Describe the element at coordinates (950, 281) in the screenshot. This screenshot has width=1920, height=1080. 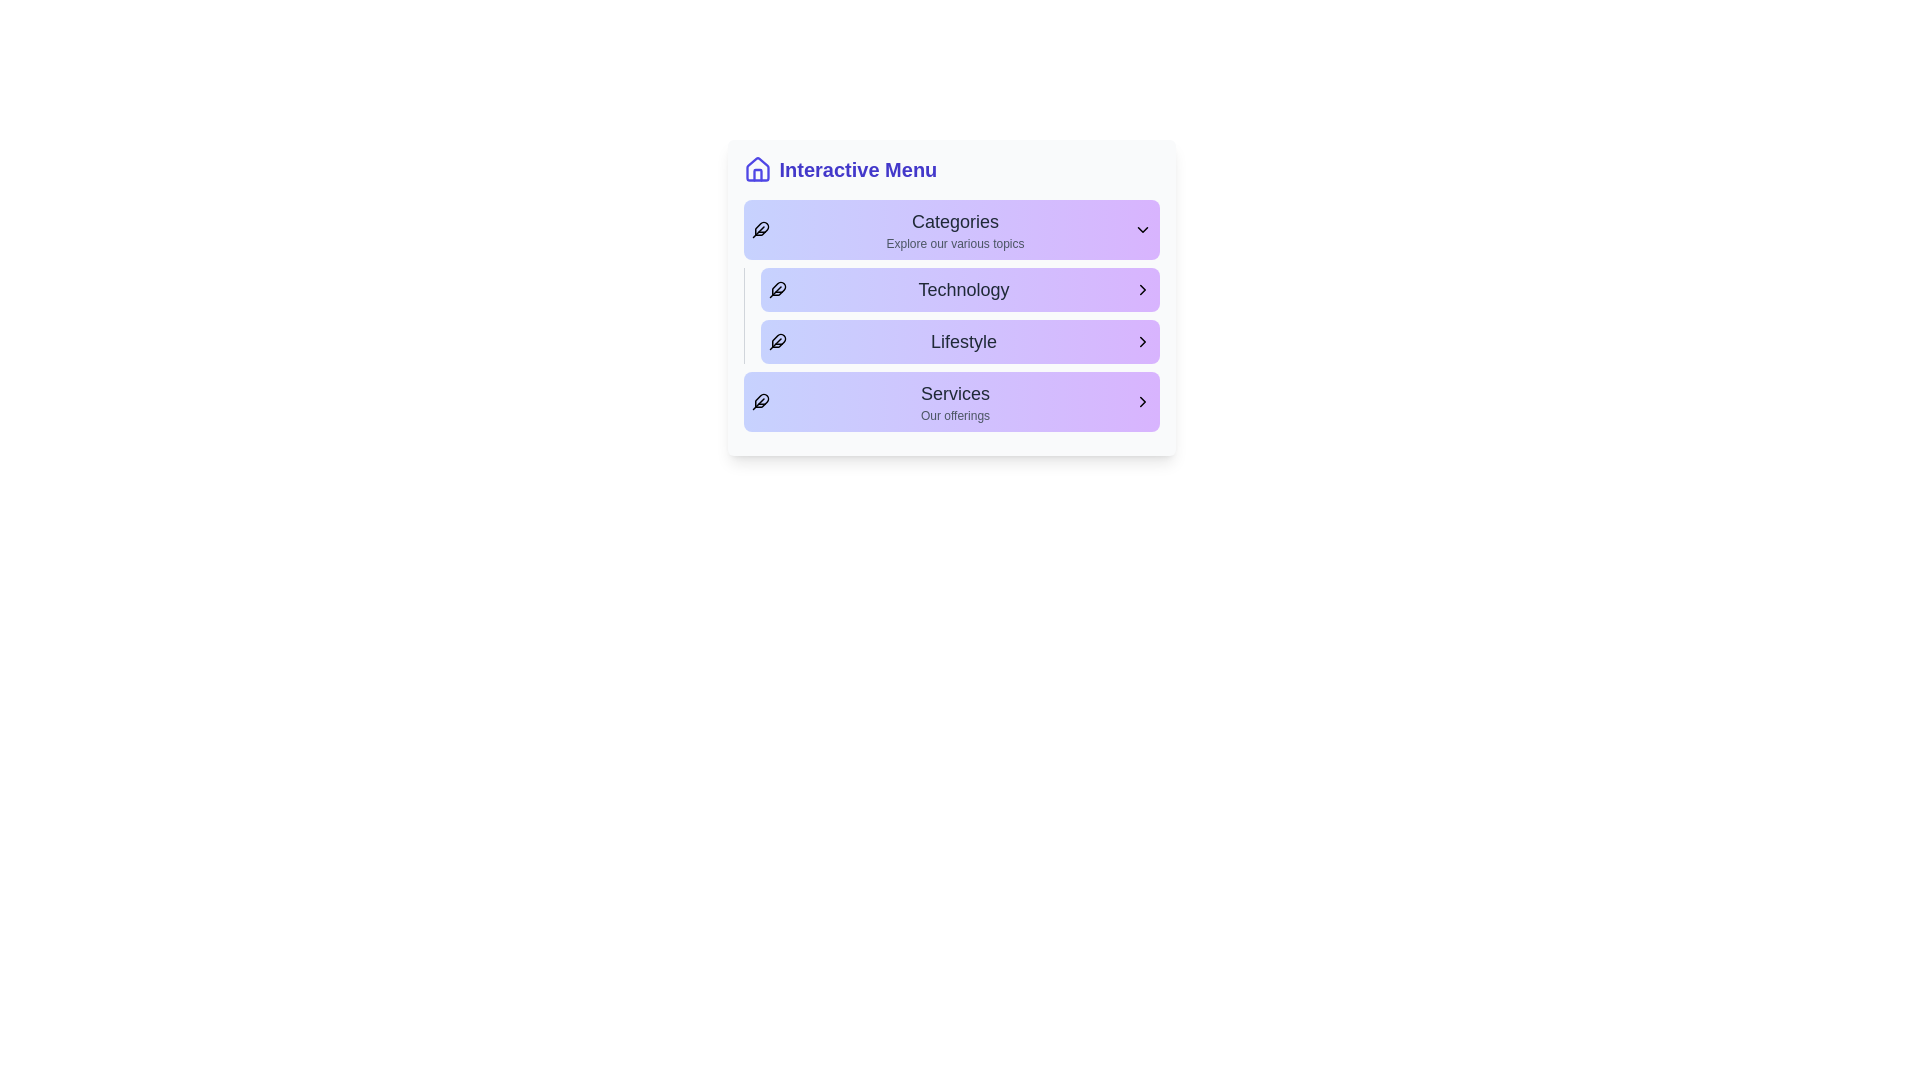
I see `the 'Technology' button, which is the second item in the list of the menu component located beneath 'Categories' and above 'Lifestyle'` at that location.